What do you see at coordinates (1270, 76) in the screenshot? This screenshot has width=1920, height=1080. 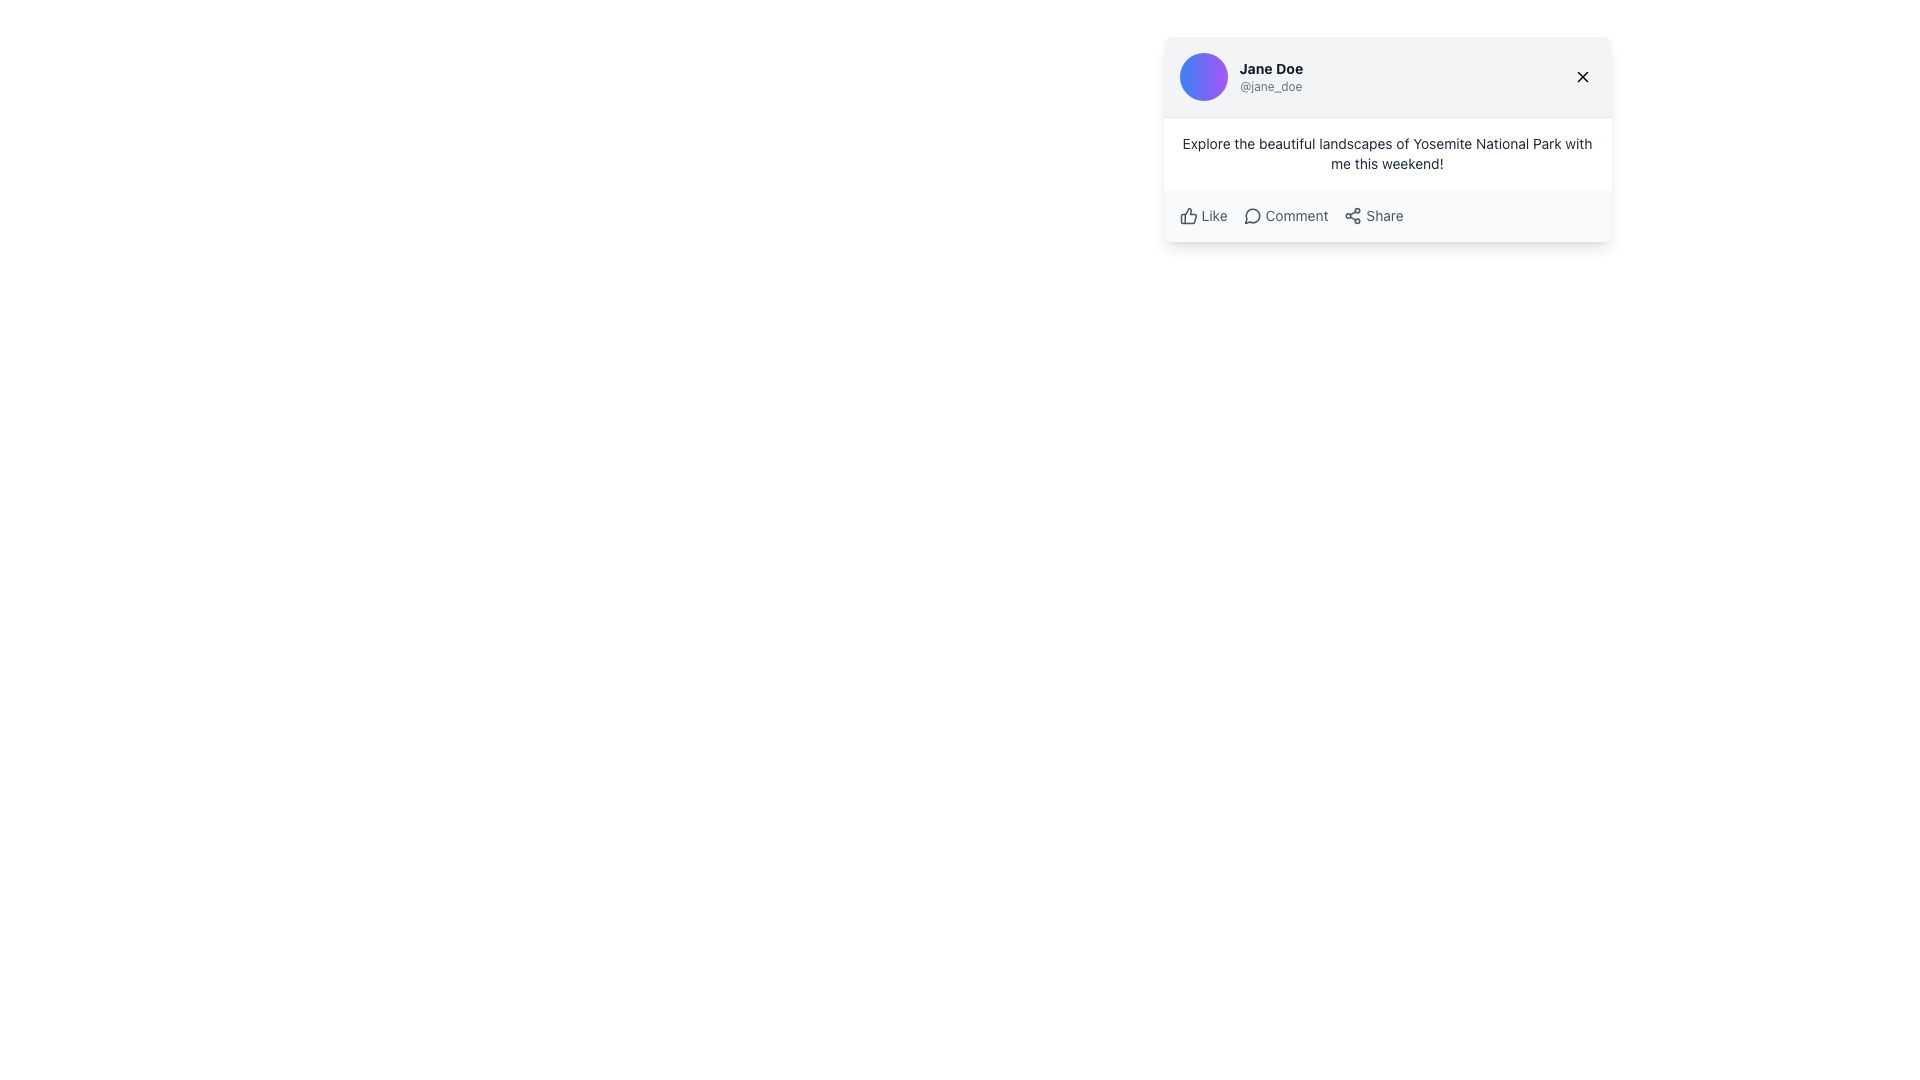 I see `the Text Display Component that contains the texts 'Jane Doe' in bold black font and '@jane_doe' in a smaller, lighter font, positioned to the right of a circular profile picture` at bounding box center [1270, 76].